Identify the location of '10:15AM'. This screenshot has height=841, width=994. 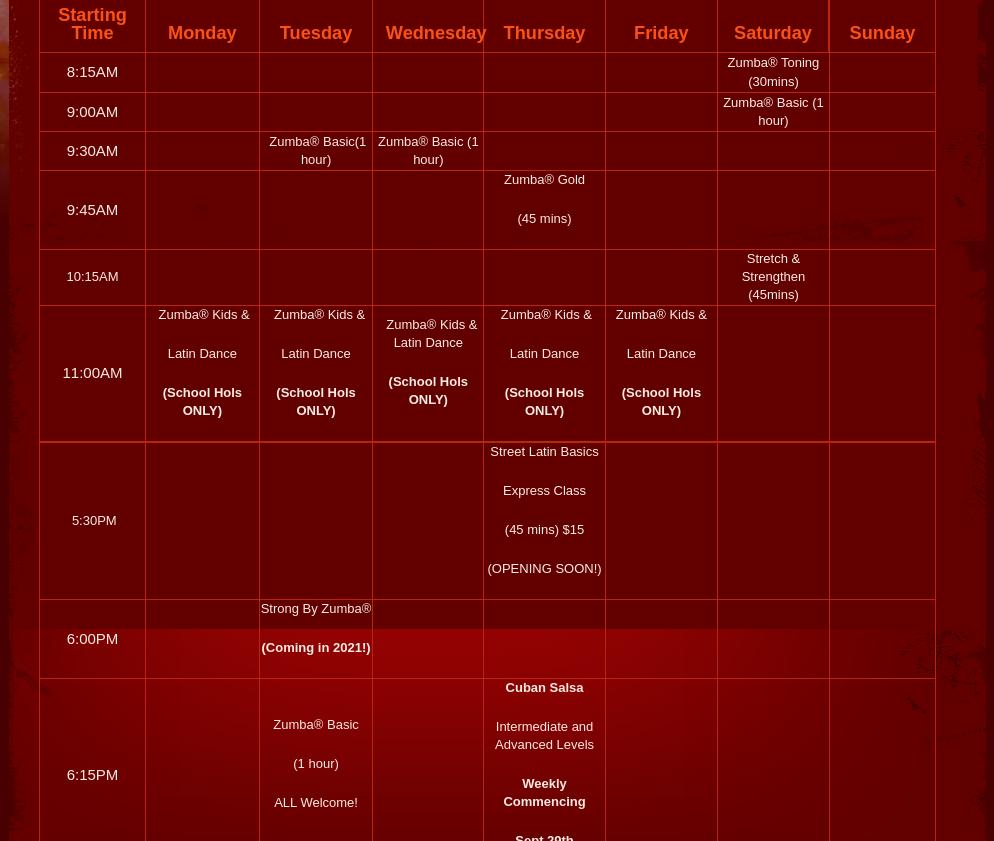
(92, 275).